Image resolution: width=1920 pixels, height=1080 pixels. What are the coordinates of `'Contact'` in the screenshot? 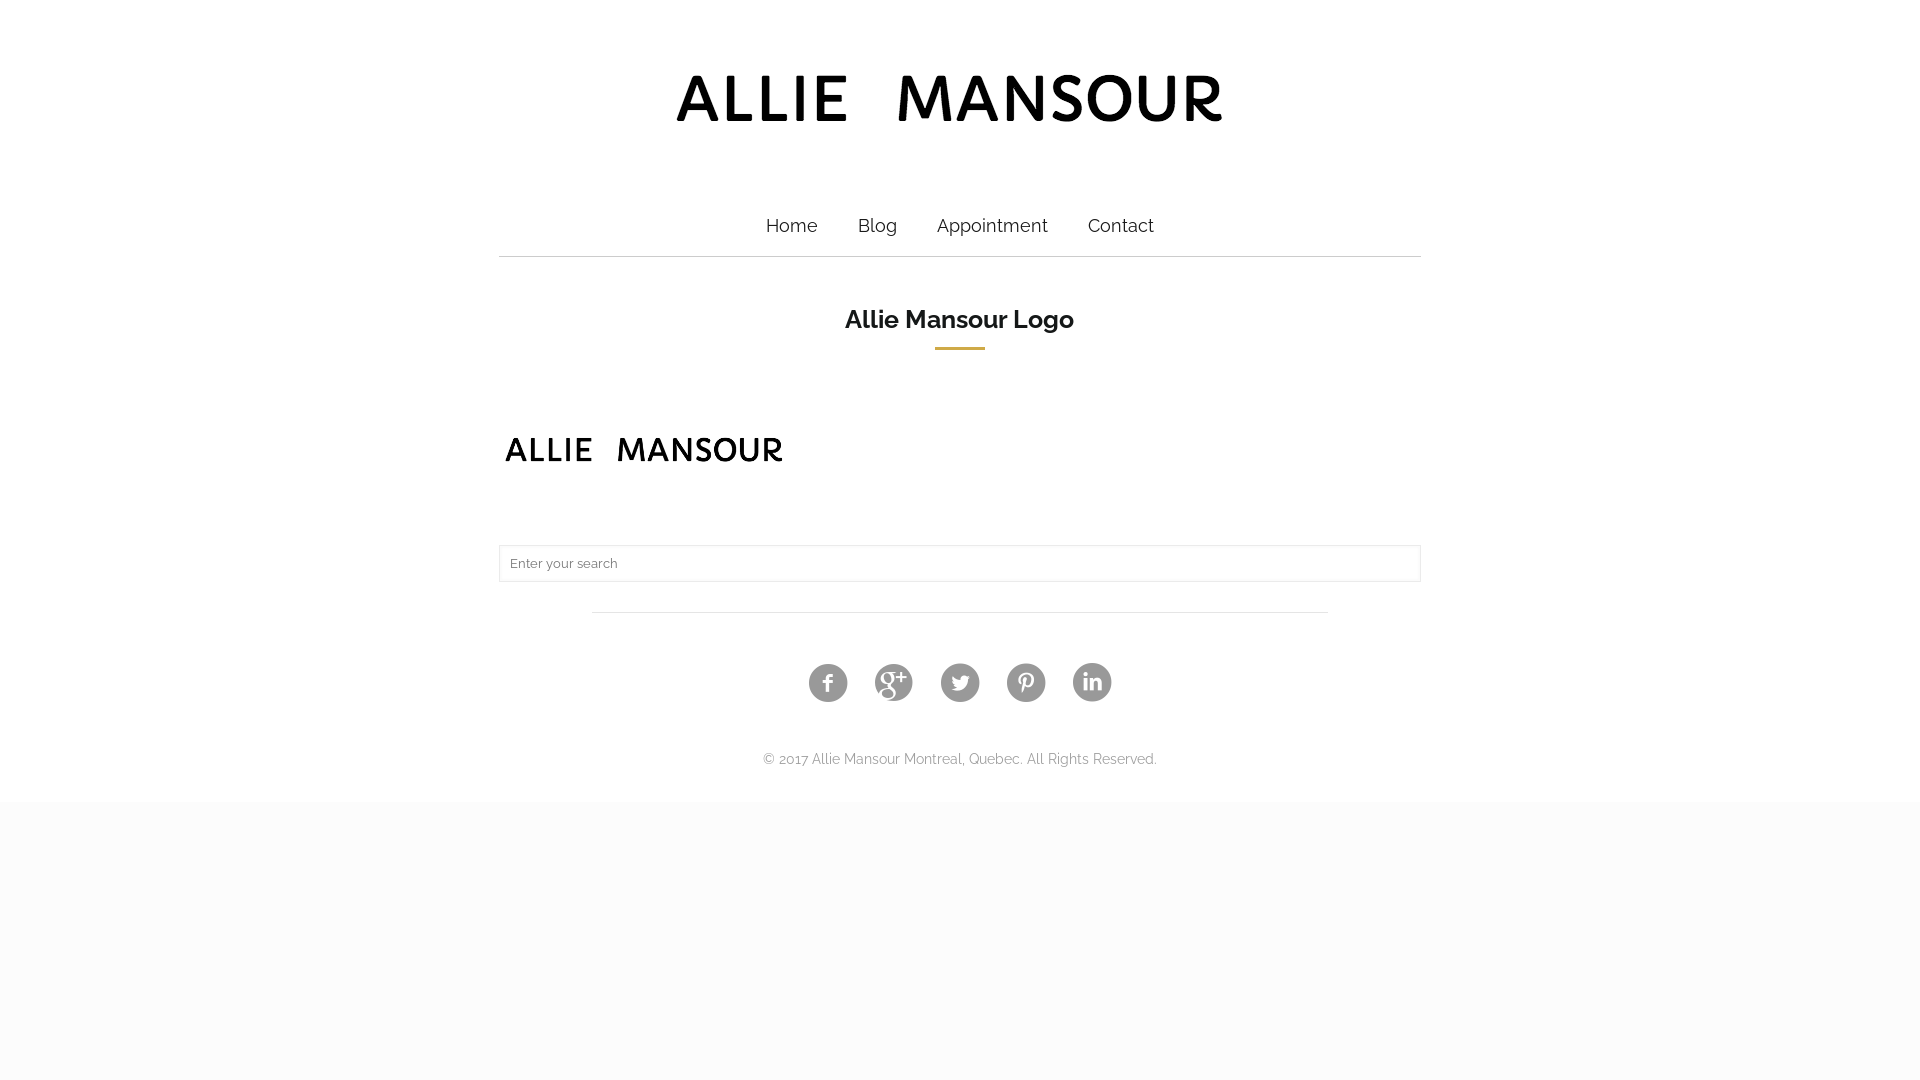 It's located at (1121, 225).